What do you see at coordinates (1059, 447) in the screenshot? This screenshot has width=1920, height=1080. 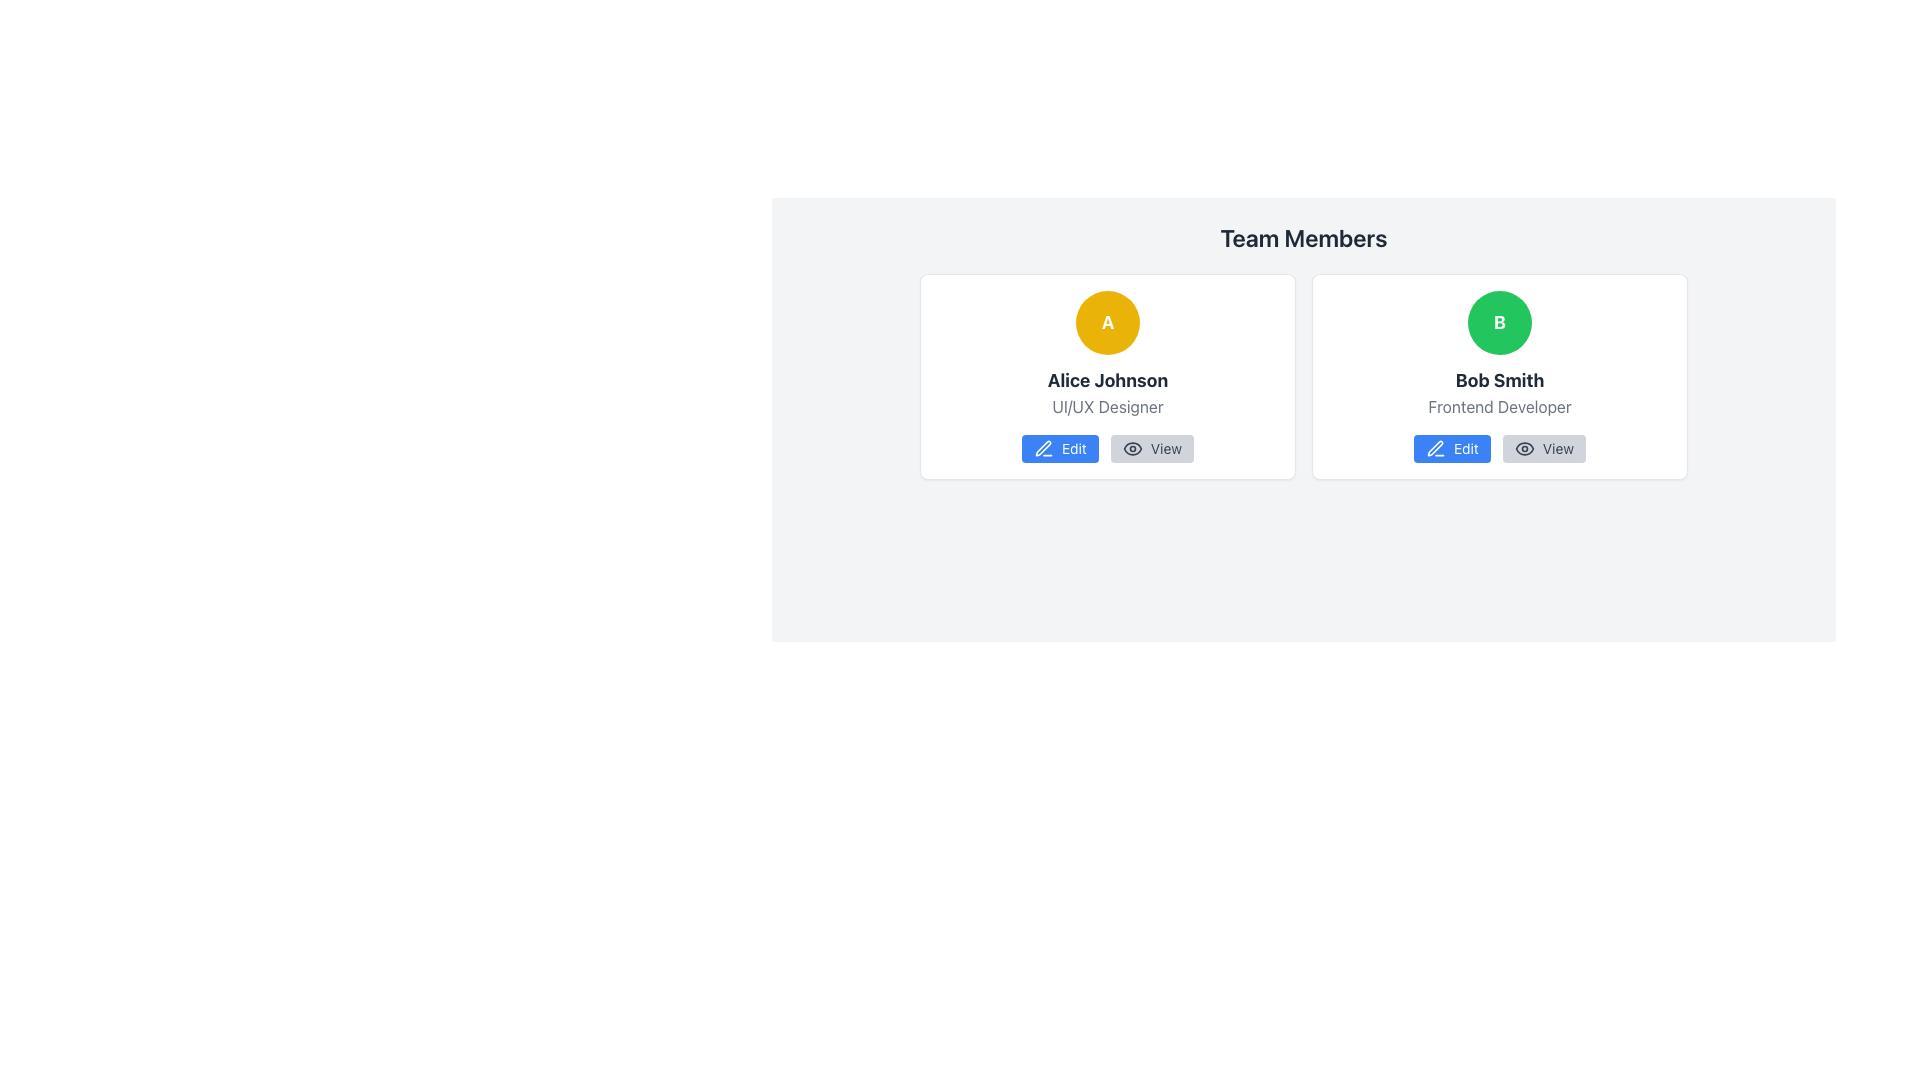 I see `the 'Edit' button, which is a small rectangular button with rounded corners, a blue background, and white text` at bounding box center [1059, 447].